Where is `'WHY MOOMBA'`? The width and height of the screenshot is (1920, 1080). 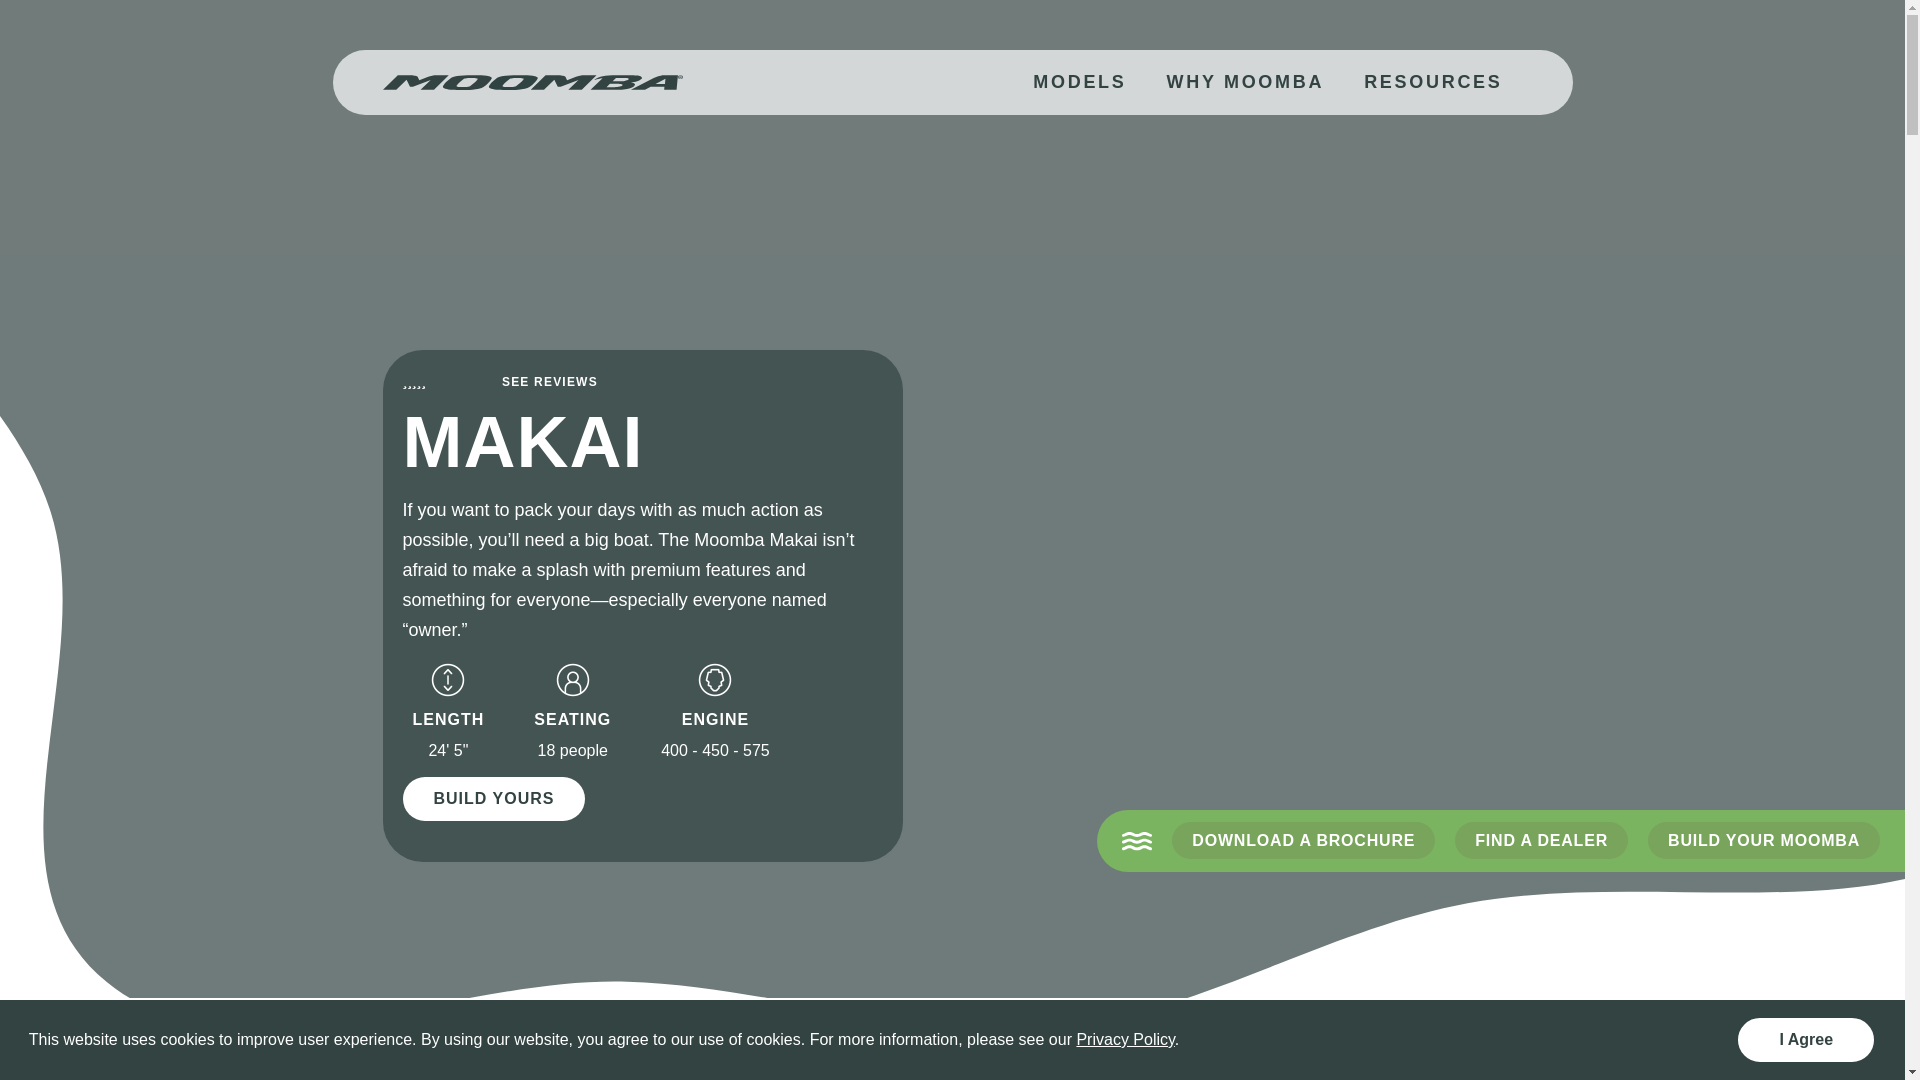
'WHY MOOMBA' is located at coordinates (1243, 81).